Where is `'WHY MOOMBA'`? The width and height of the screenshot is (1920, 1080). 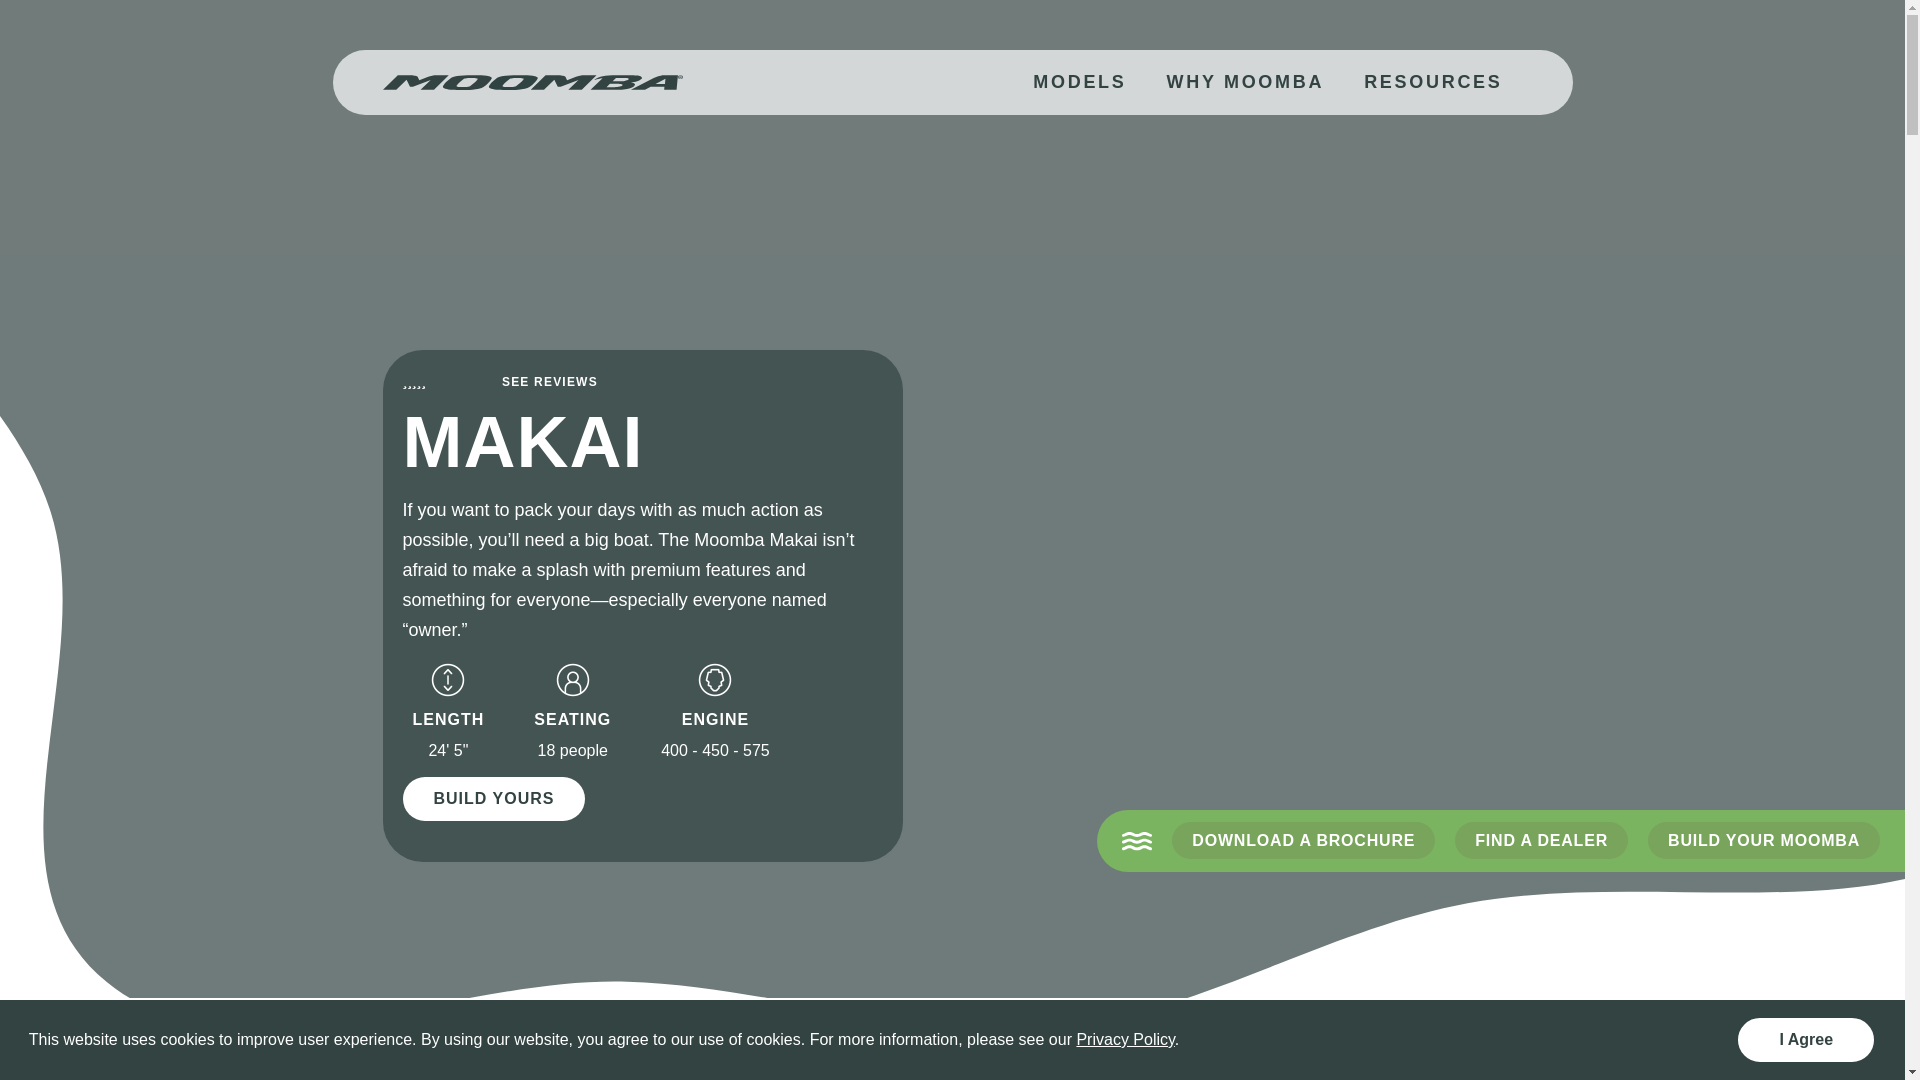
'WHY MOOMBA' is located at coordinates (1243, 81).